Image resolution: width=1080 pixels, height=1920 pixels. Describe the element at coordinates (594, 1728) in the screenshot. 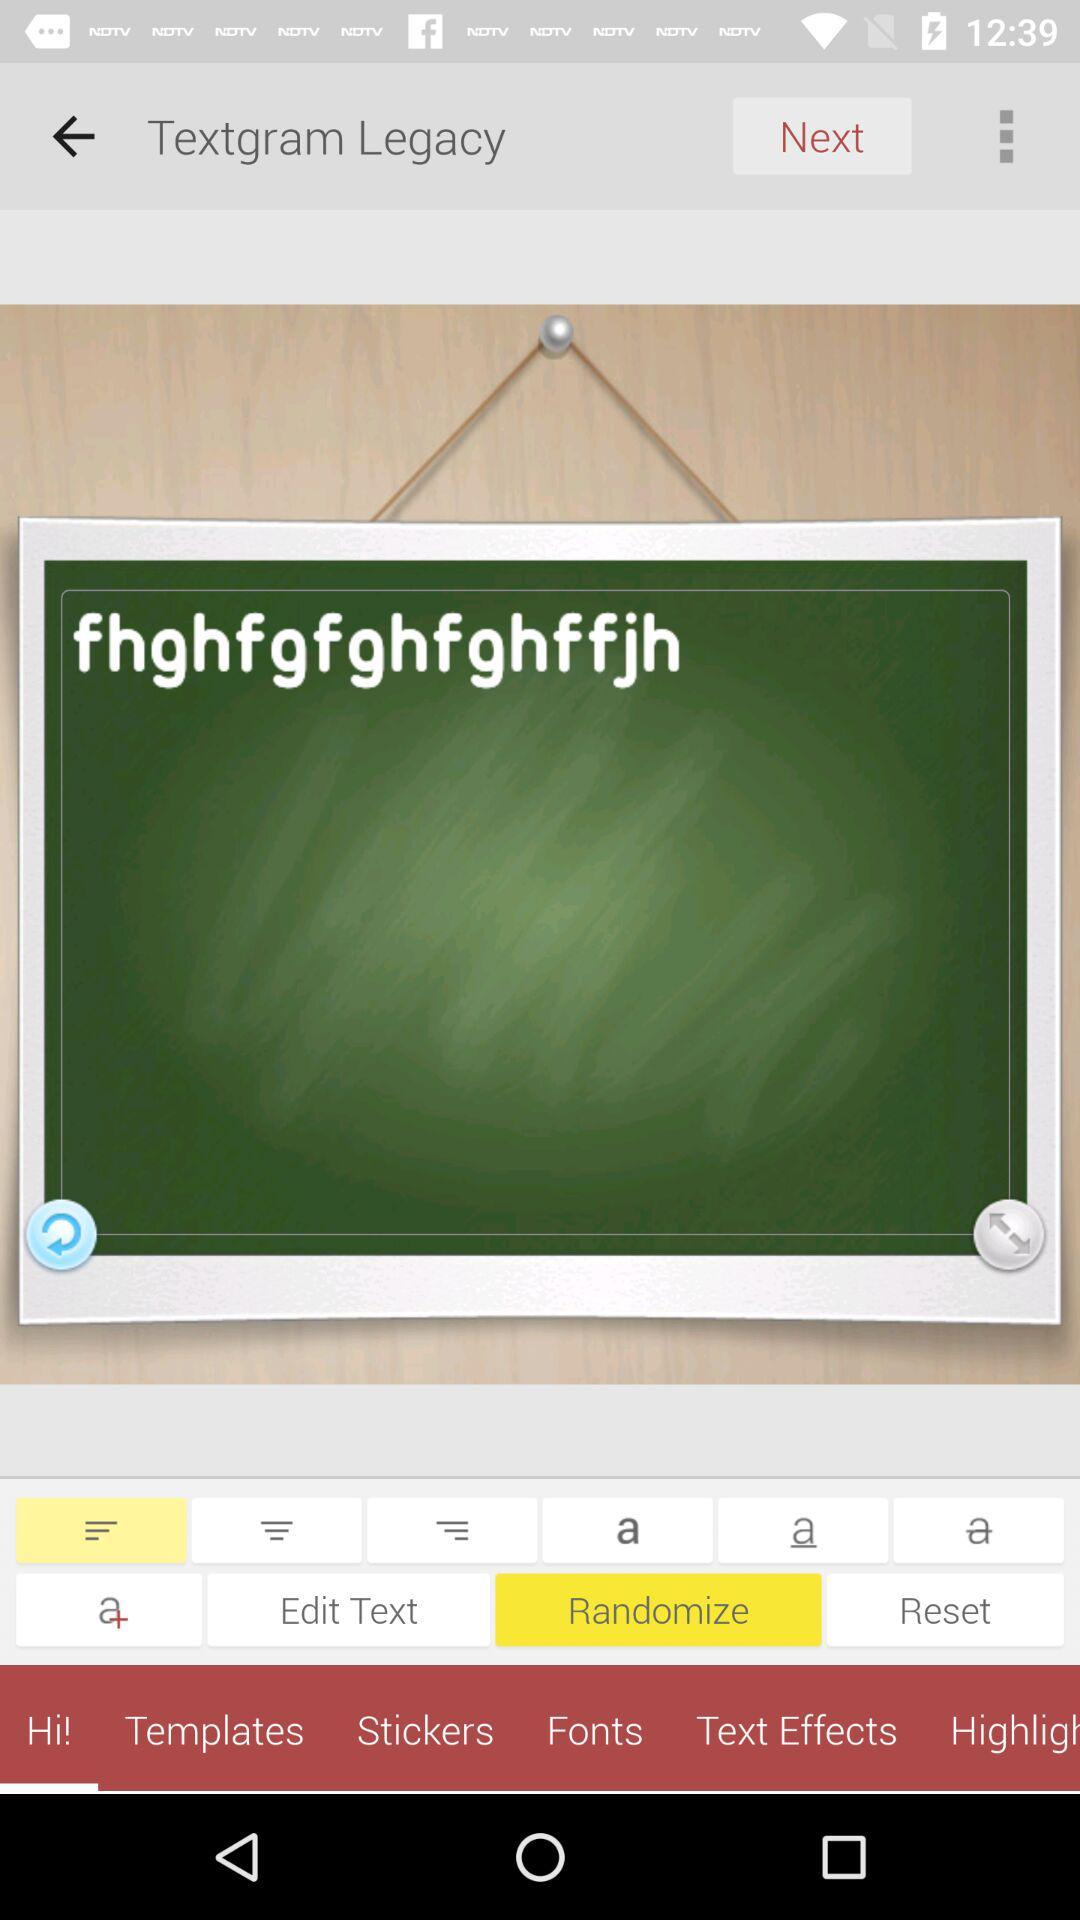

I see `item next to stickers app` at that location.